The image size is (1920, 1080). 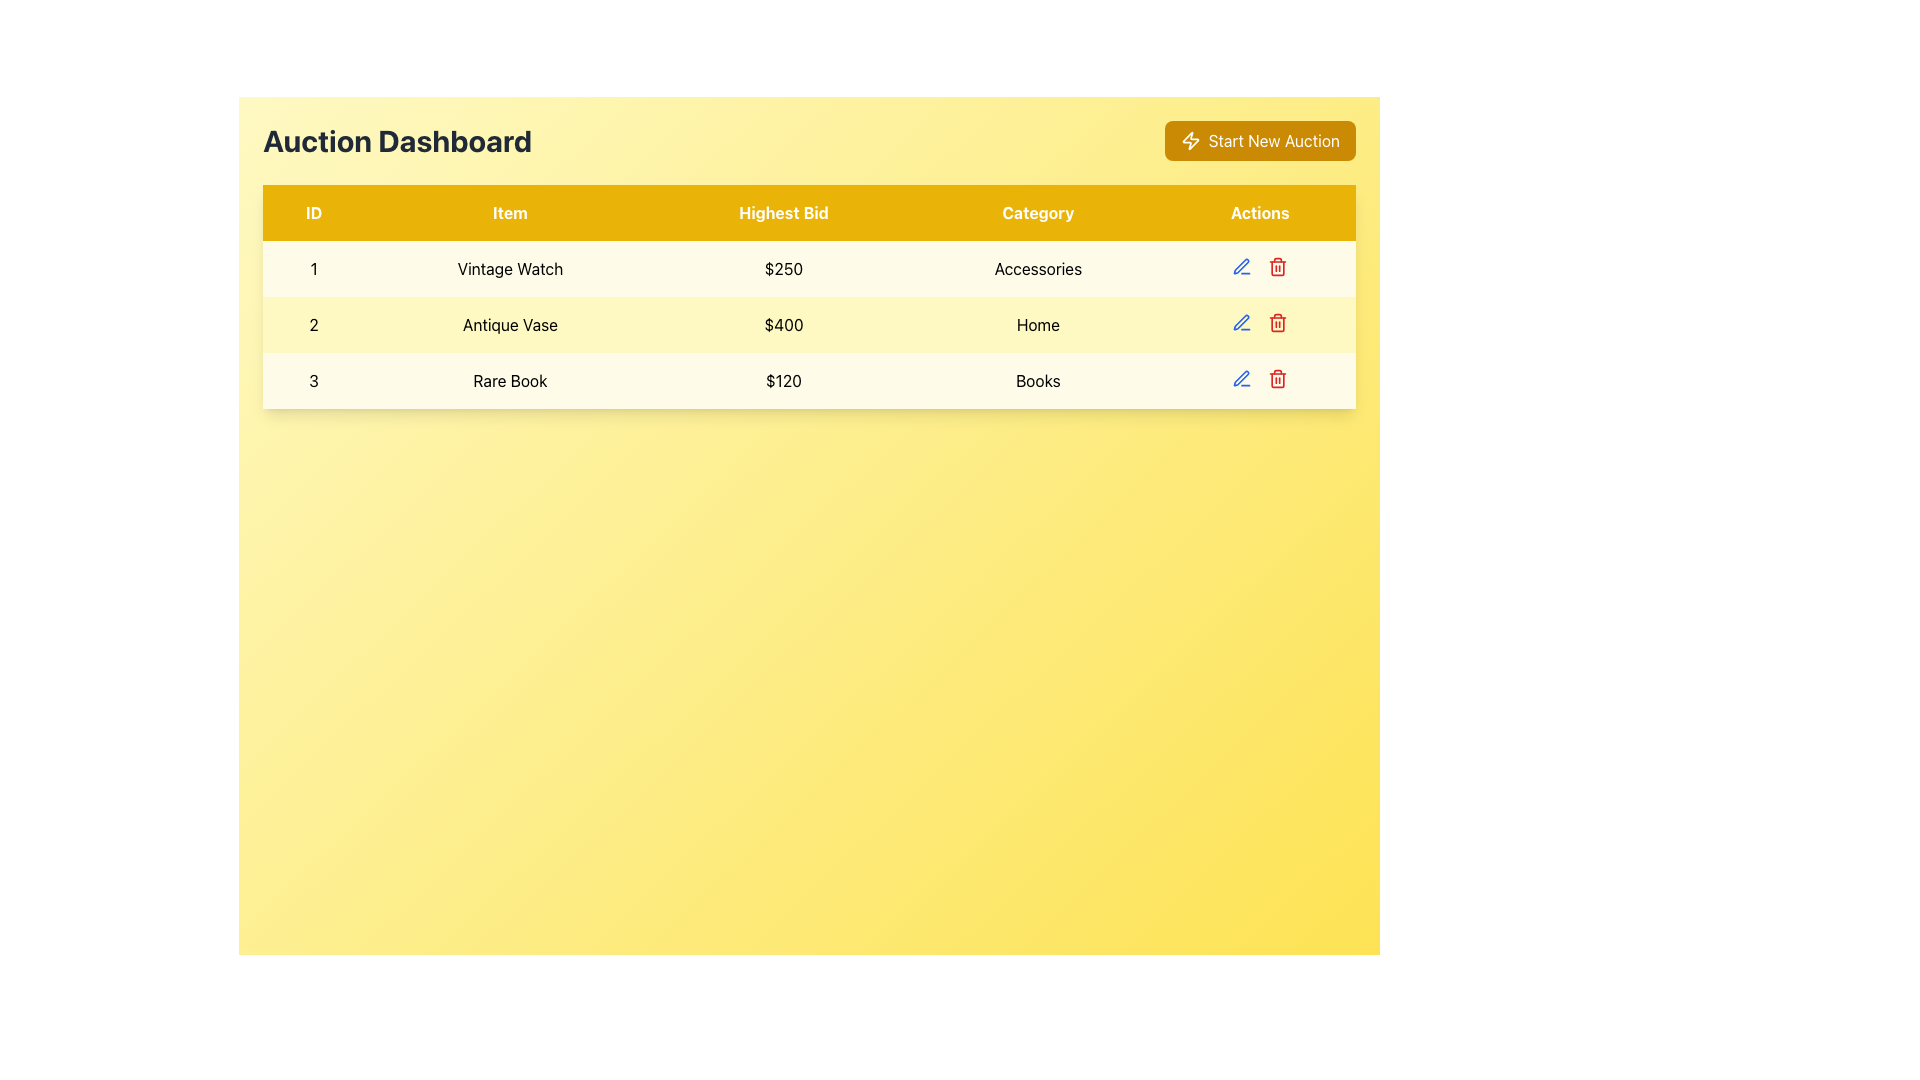 I want to click on text of the 'ID' column header in the Auction Dashboard table, which is located at the top-left of the interface, so click(x=313, y=212).